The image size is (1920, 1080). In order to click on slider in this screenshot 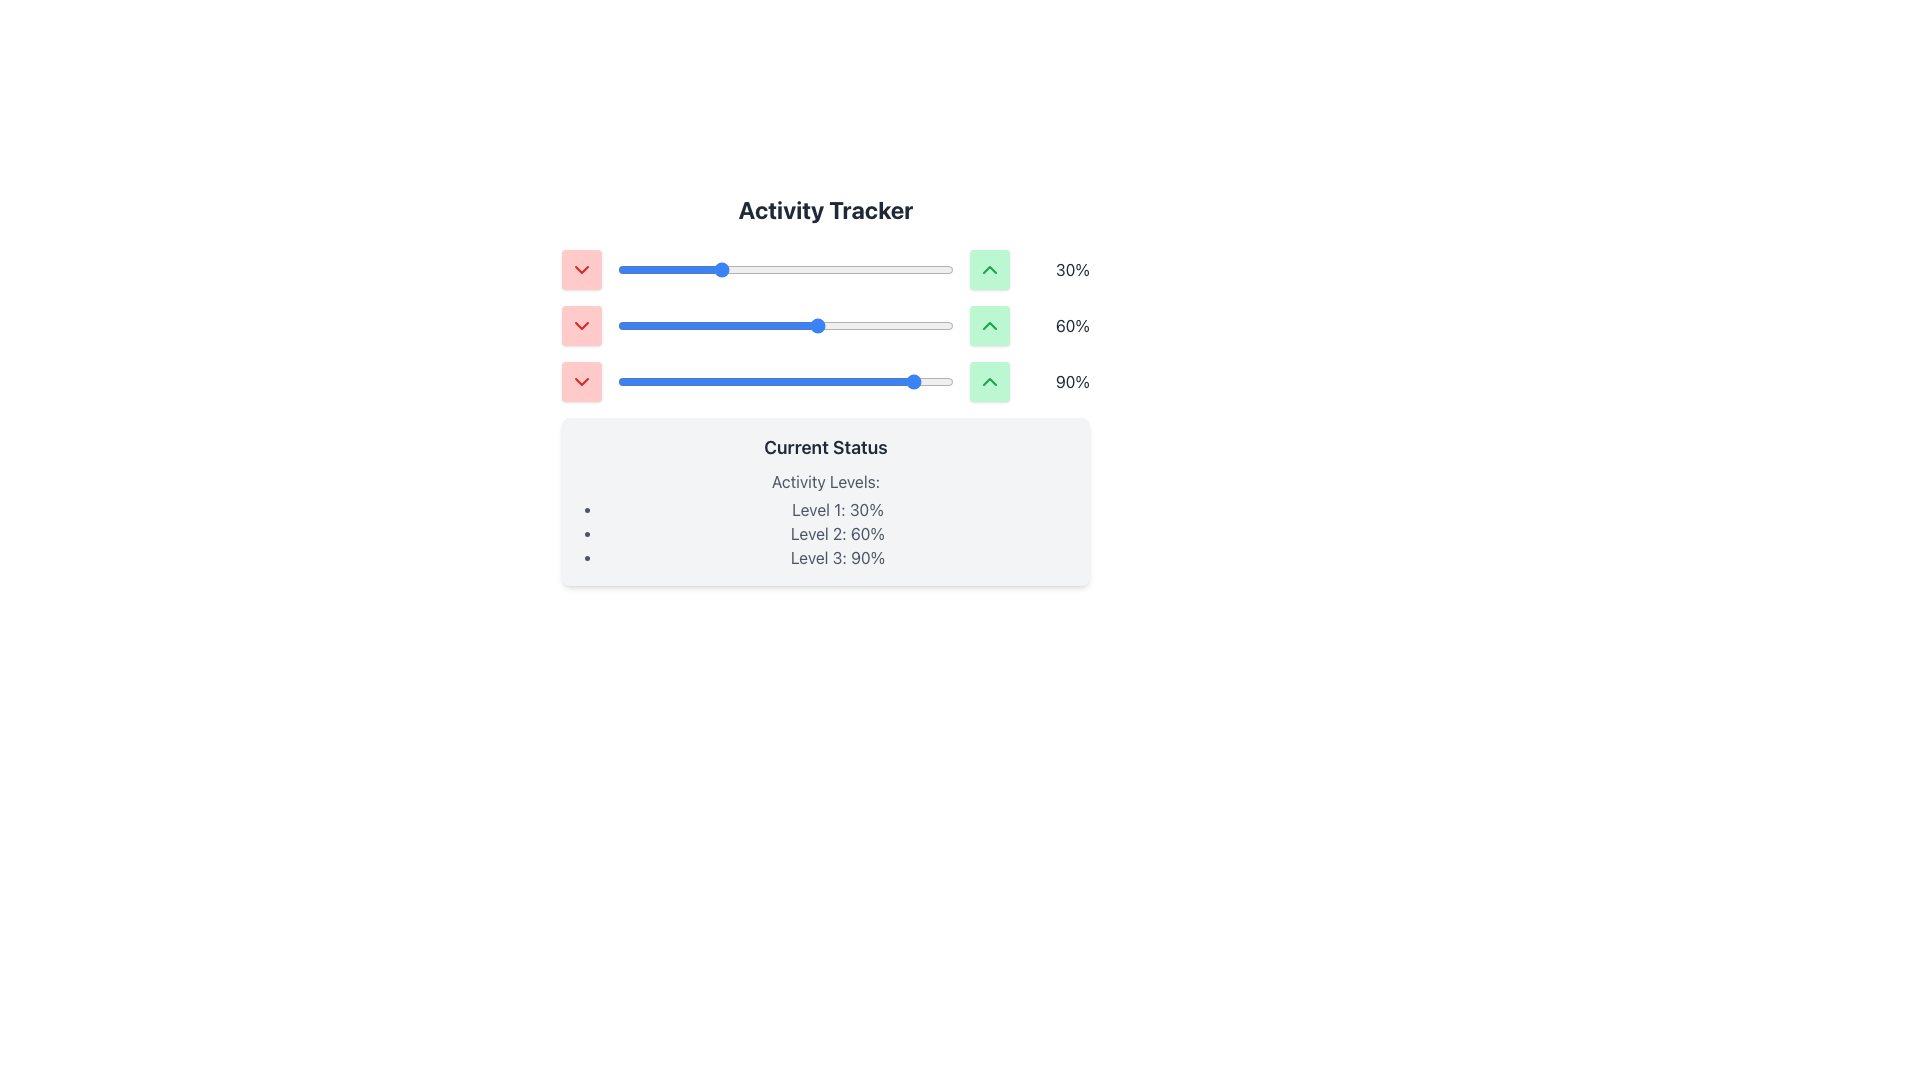, I will do `click(829, 270)`.